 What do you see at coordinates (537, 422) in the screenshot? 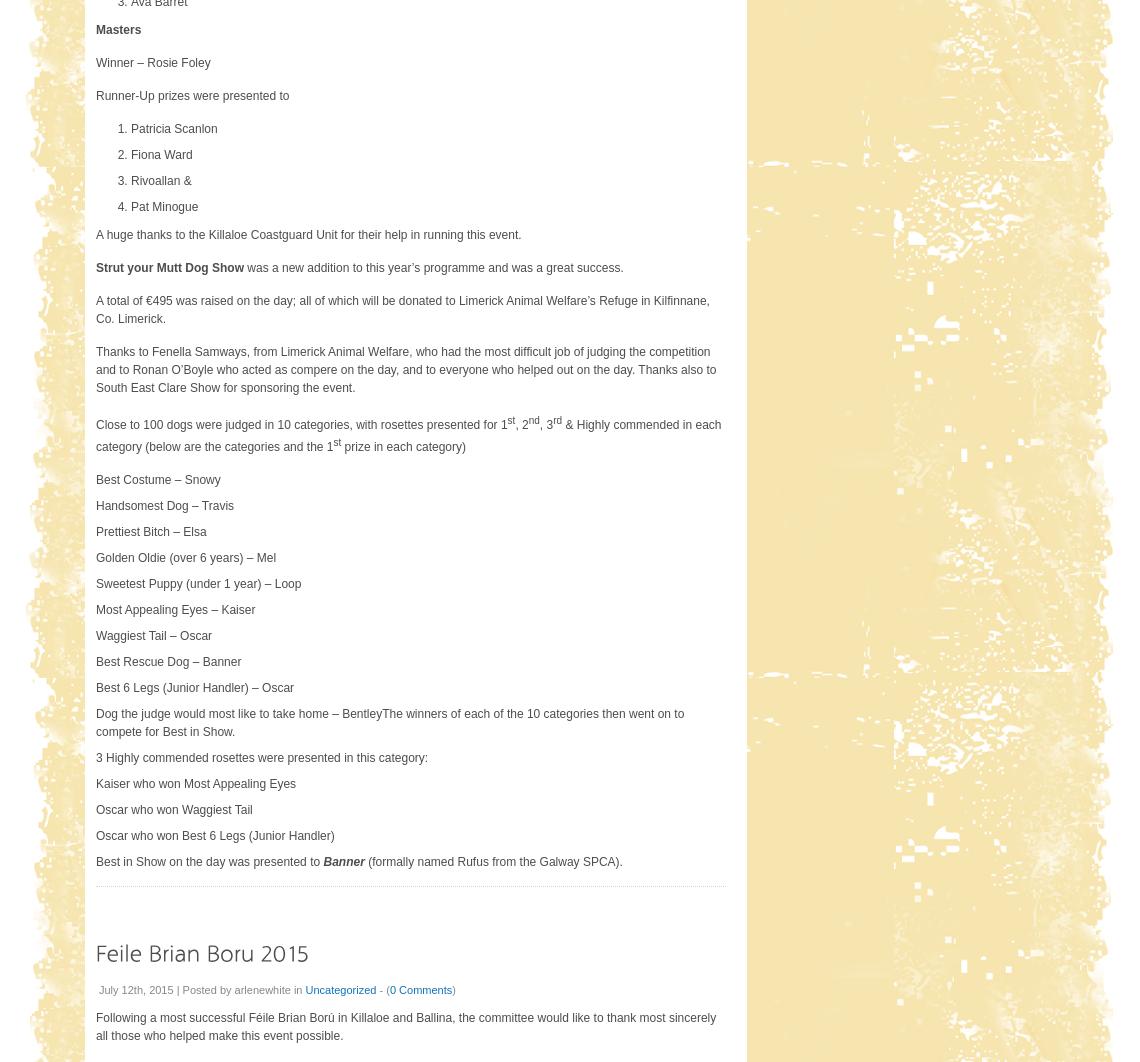
I see `', 3'` at bounding box center [537, 422].